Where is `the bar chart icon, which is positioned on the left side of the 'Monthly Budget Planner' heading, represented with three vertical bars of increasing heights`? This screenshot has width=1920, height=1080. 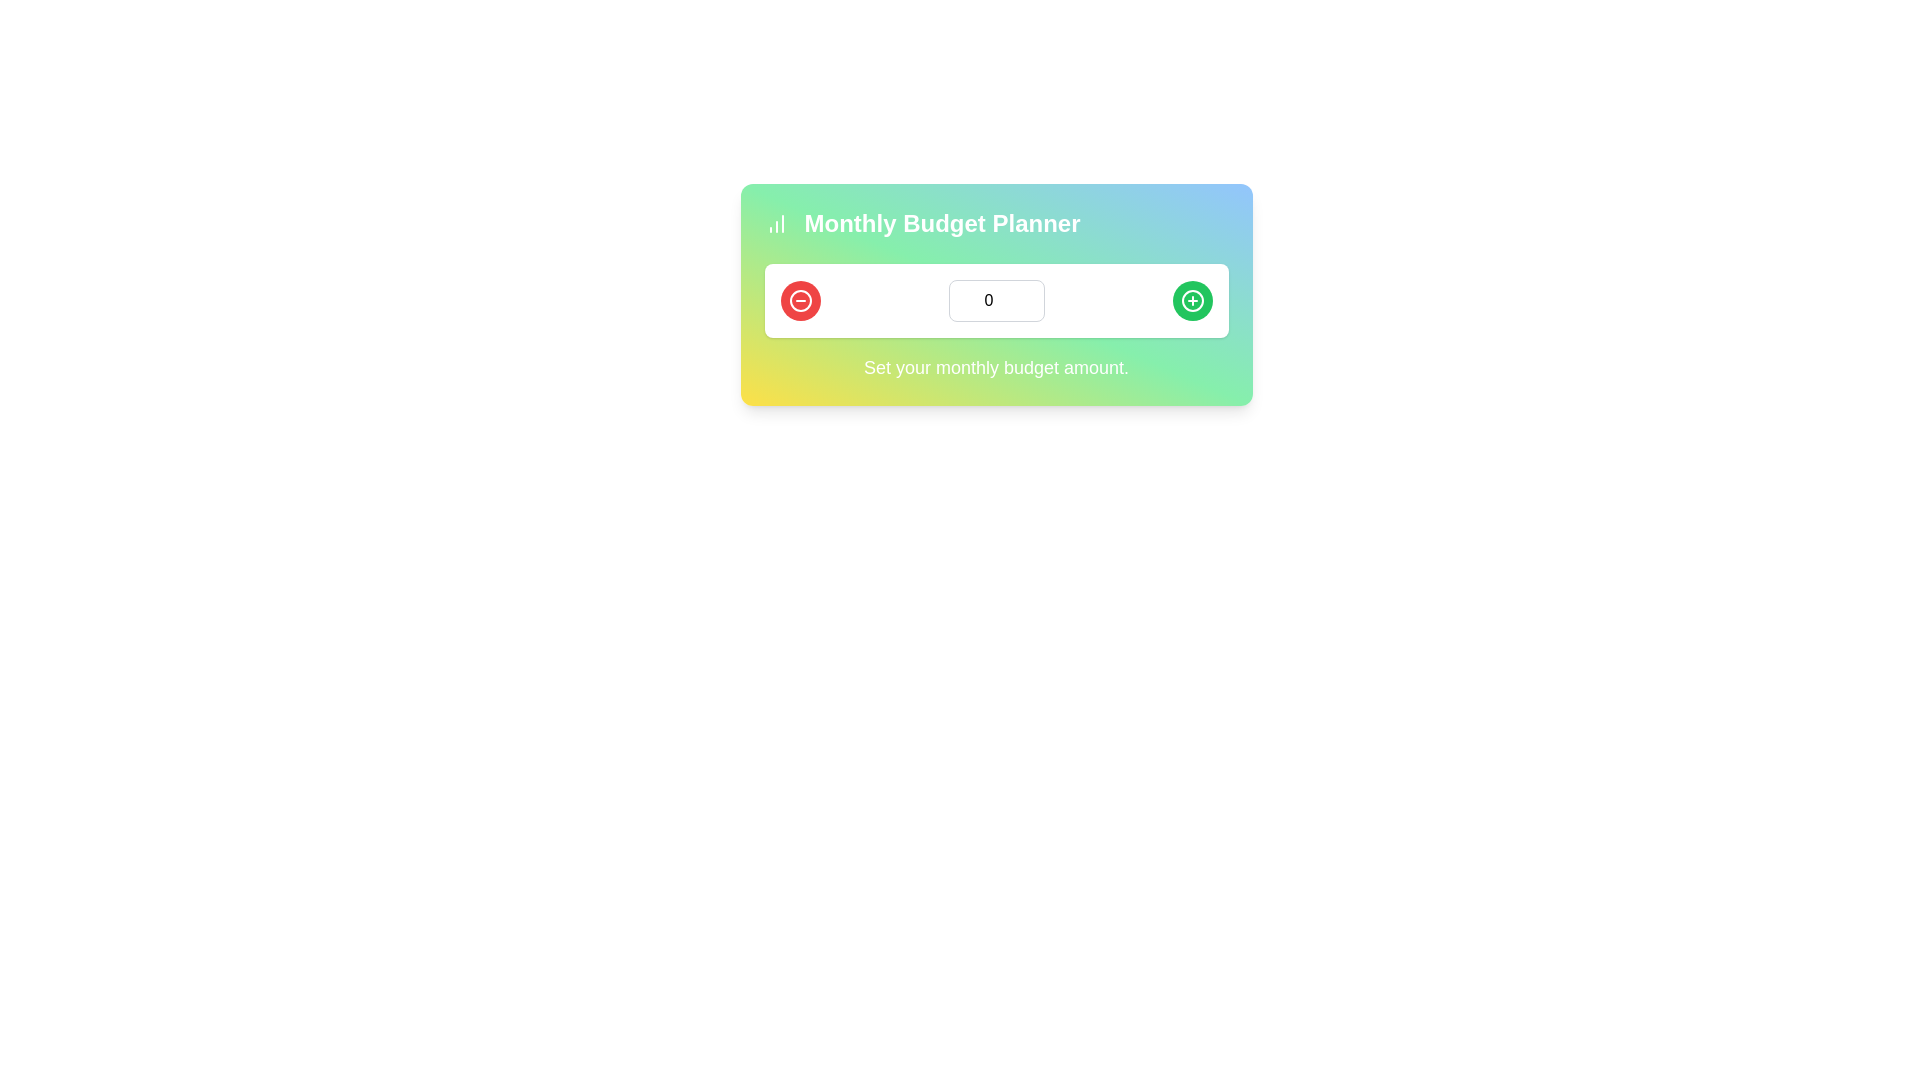
the bar chart icon, which is positioned on the left side of the 'Monthly Budget Planner' heading, represented with three vertical bars of increasing heights is located at coordinates (775, 223).